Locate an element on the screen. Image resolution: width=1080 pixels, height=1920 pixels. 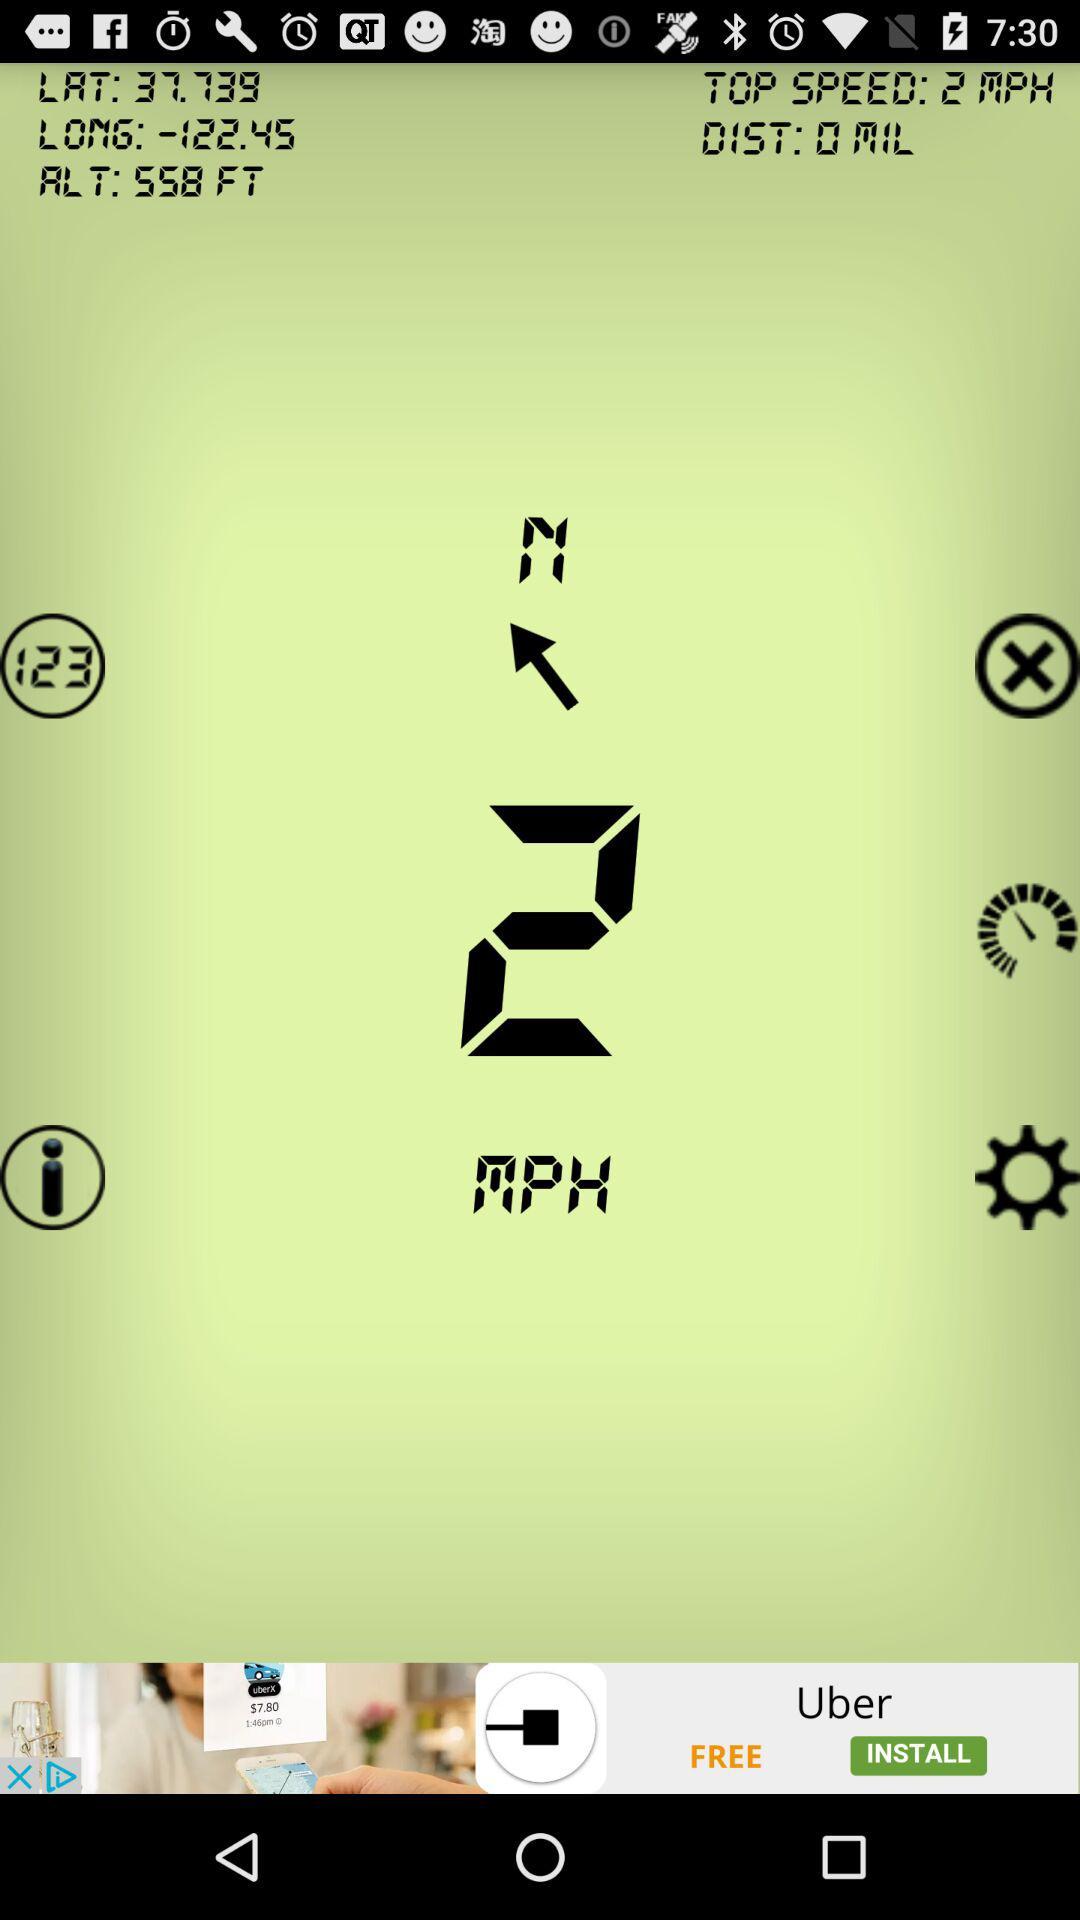
info is located at coordinates (51, 1177).